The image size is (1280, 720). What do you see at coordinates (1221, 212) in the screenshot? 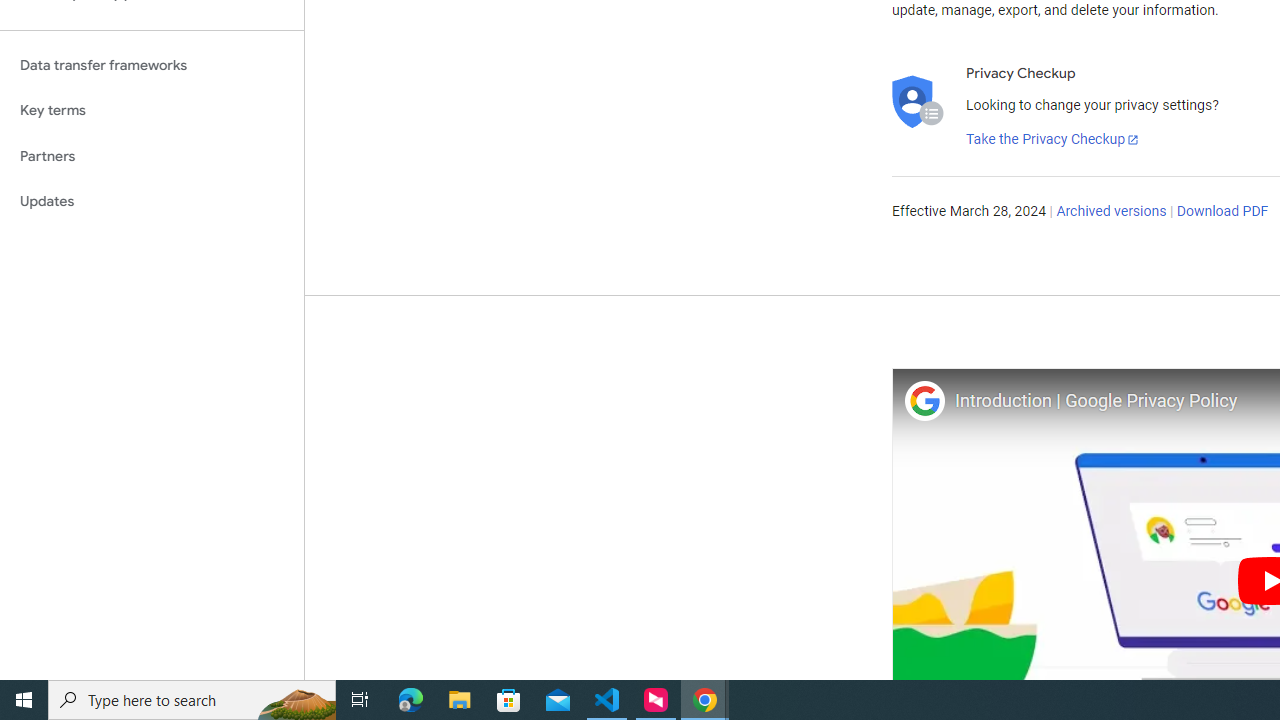
I see `'Download PDF'` at bounding box center [1221, 212].